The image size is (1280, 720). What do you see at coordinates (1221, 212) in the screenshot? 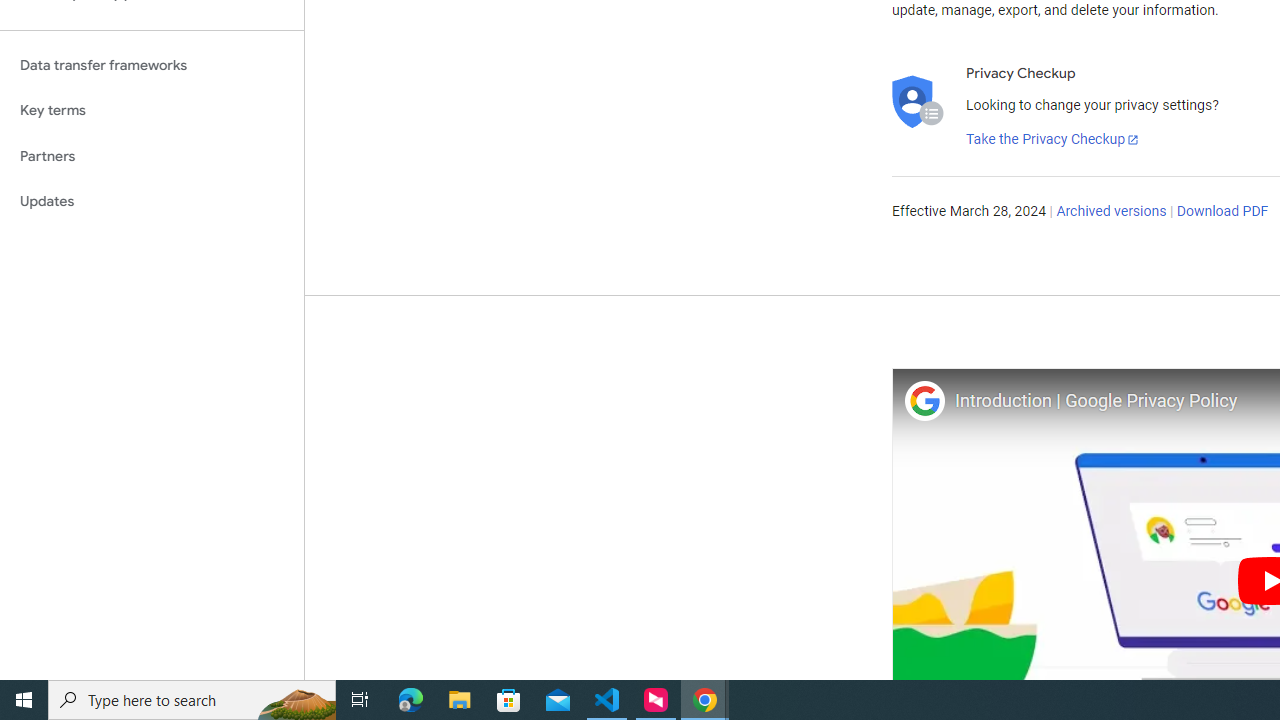
I see `'Download PDF'` at bounding box center [1221, 212].